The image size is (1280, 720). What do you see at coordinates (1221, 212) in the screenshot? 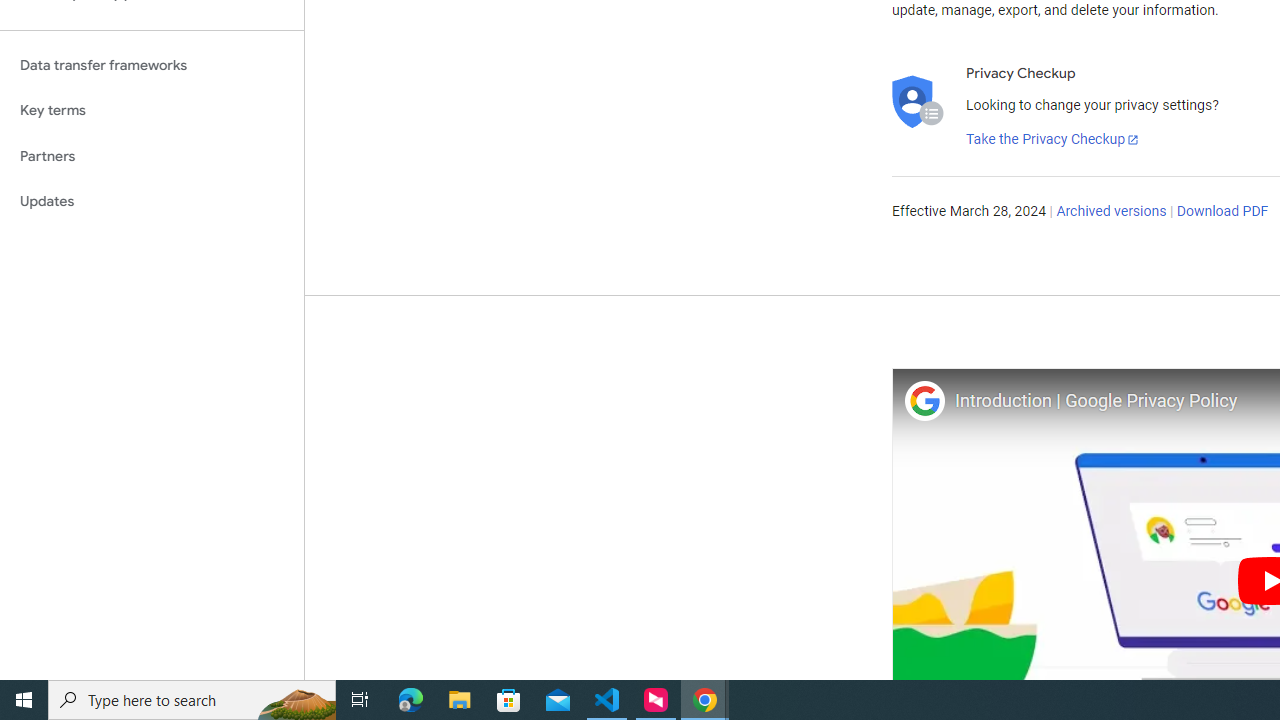
I see `'Download PDF'` at bounding box center [1221, 212].